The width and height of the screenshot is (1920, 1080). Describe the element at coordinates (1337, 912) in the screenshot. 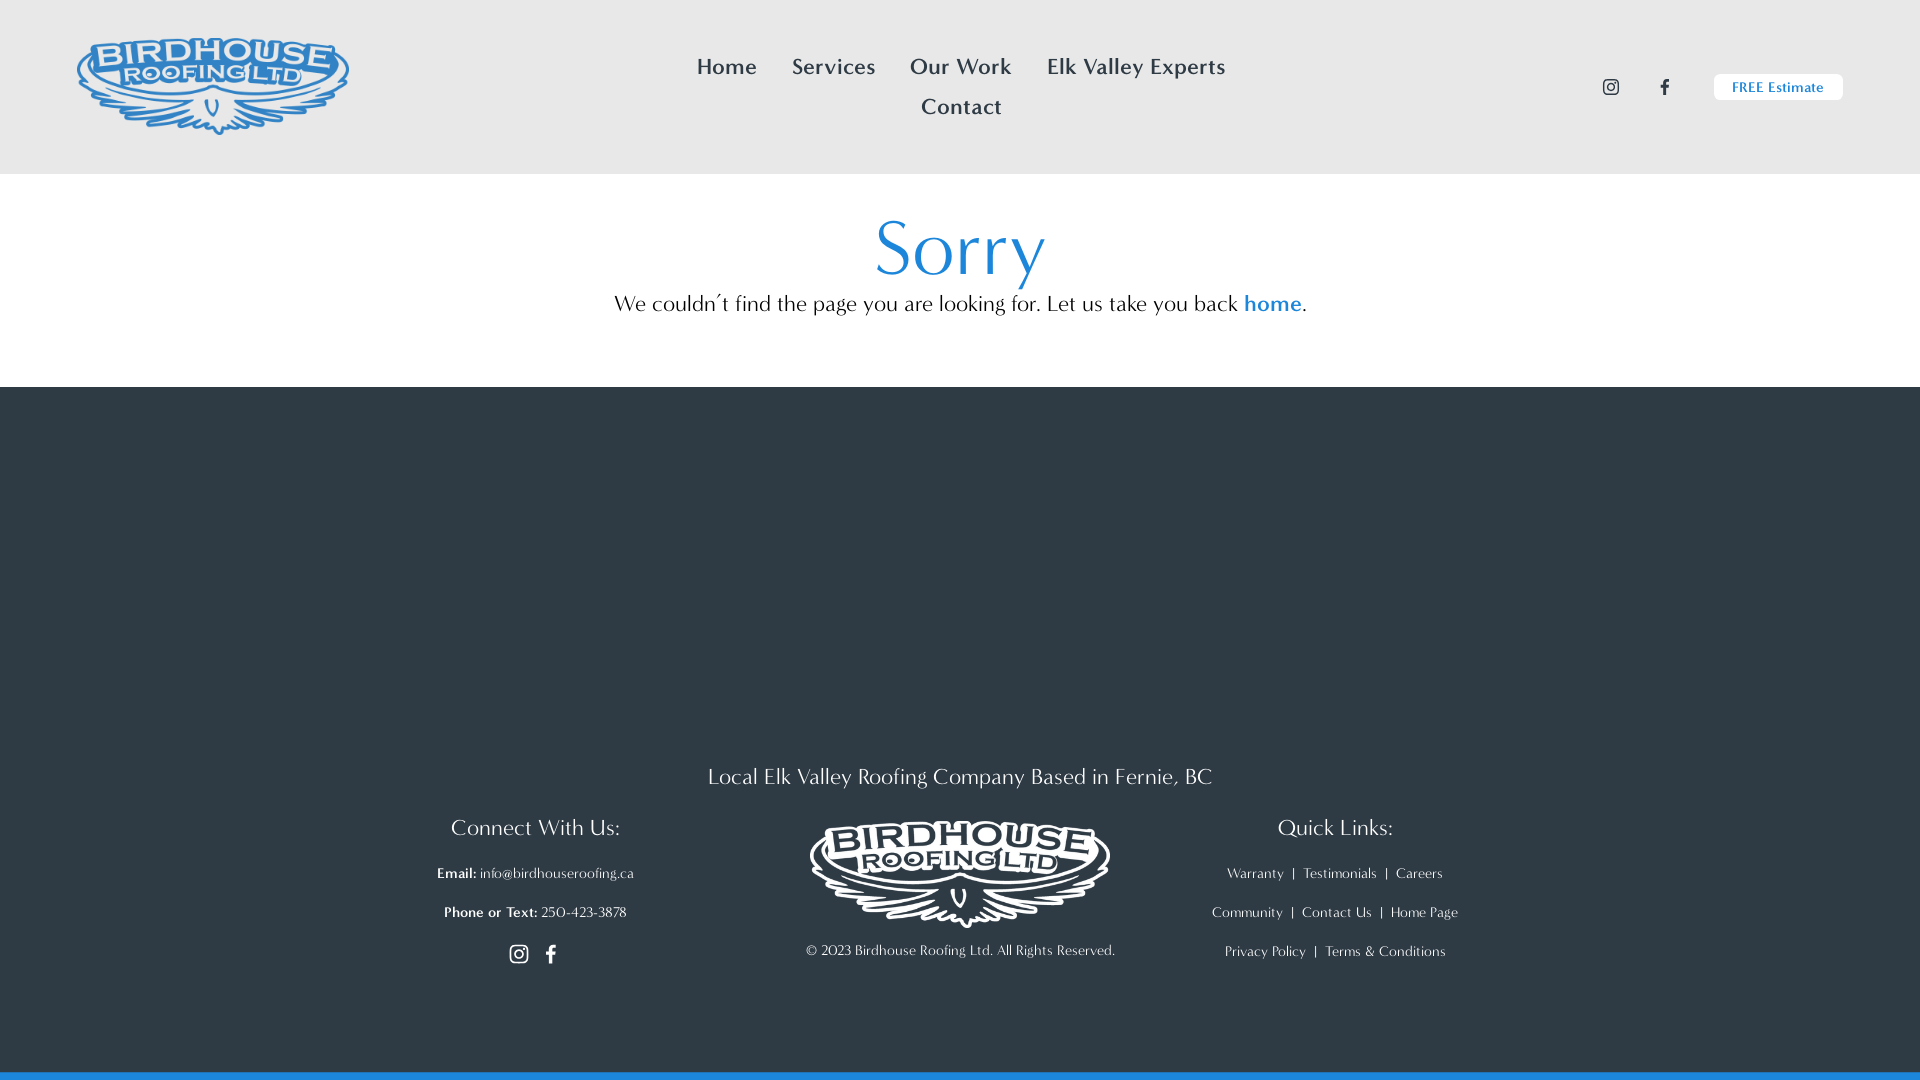

I see `'Contact Us'` at that location.